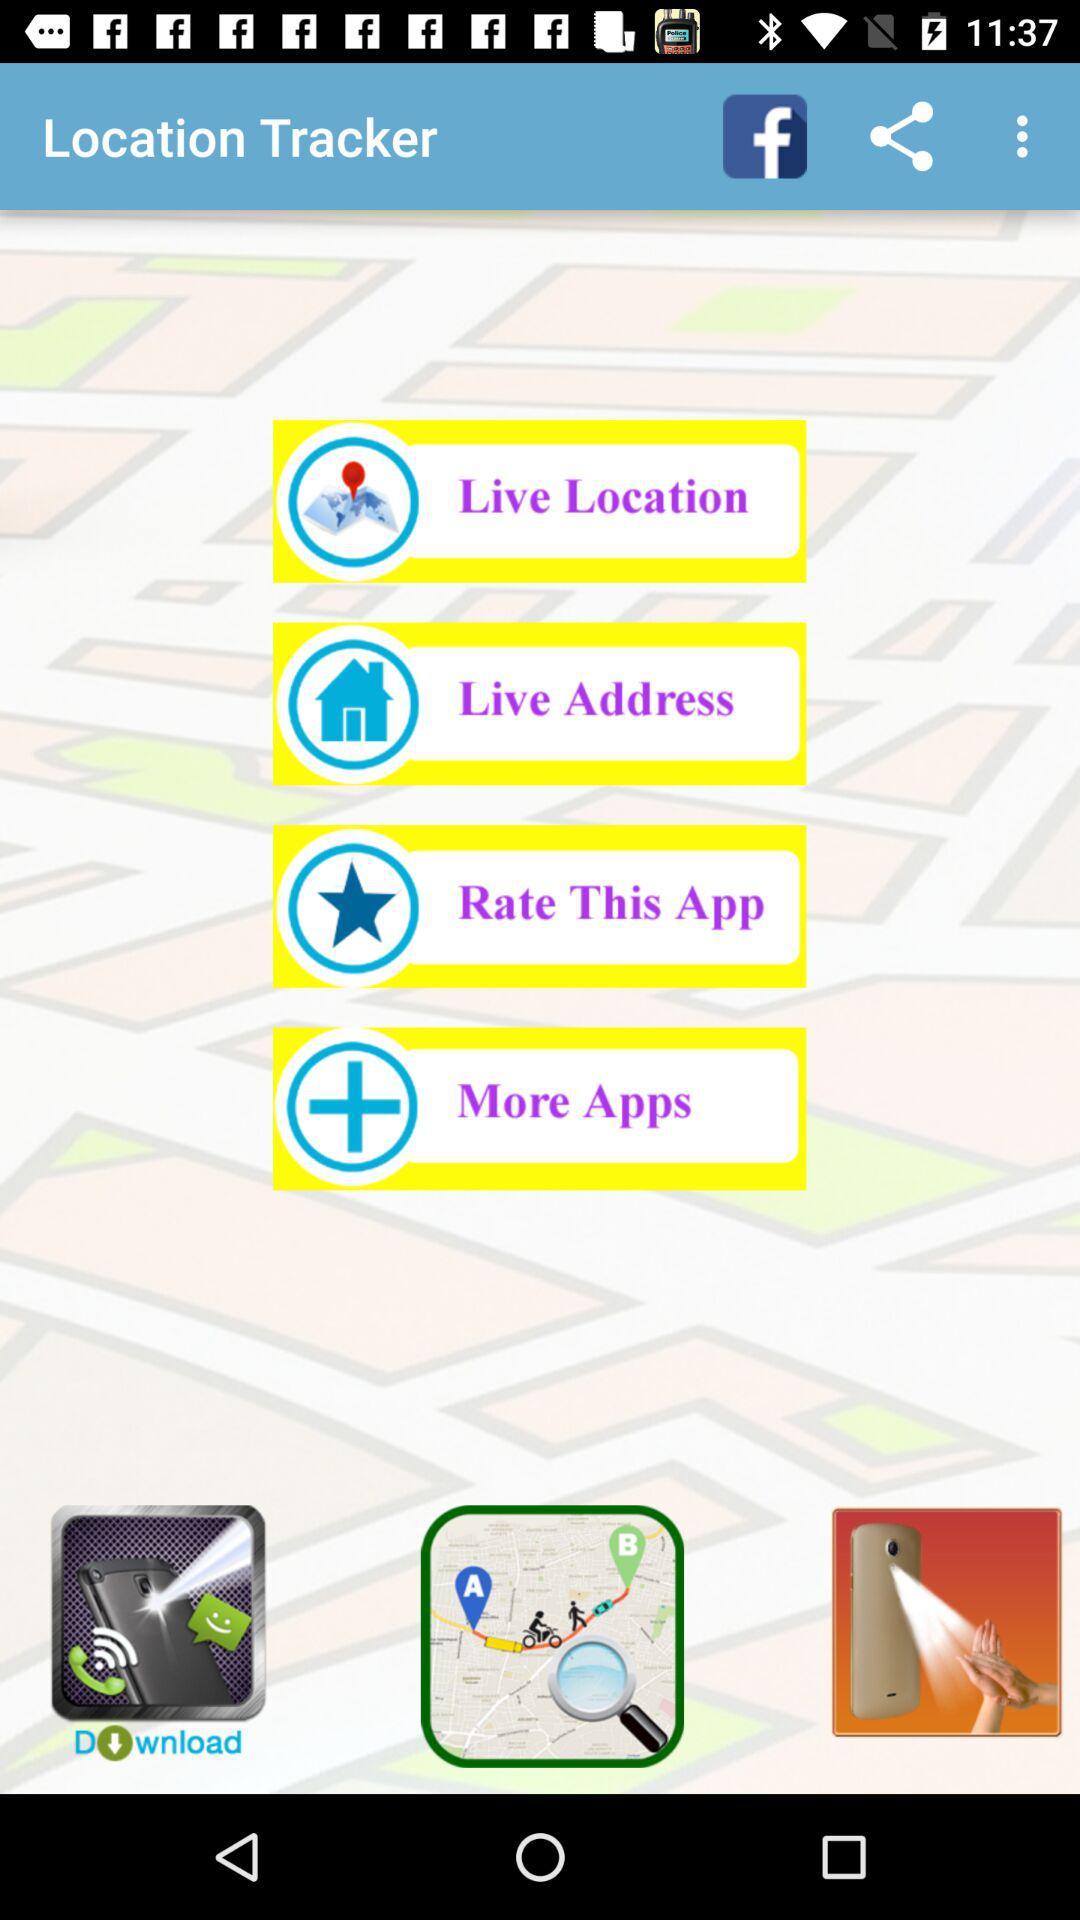  I want to click on activate the flash button, so click(935, 1610).